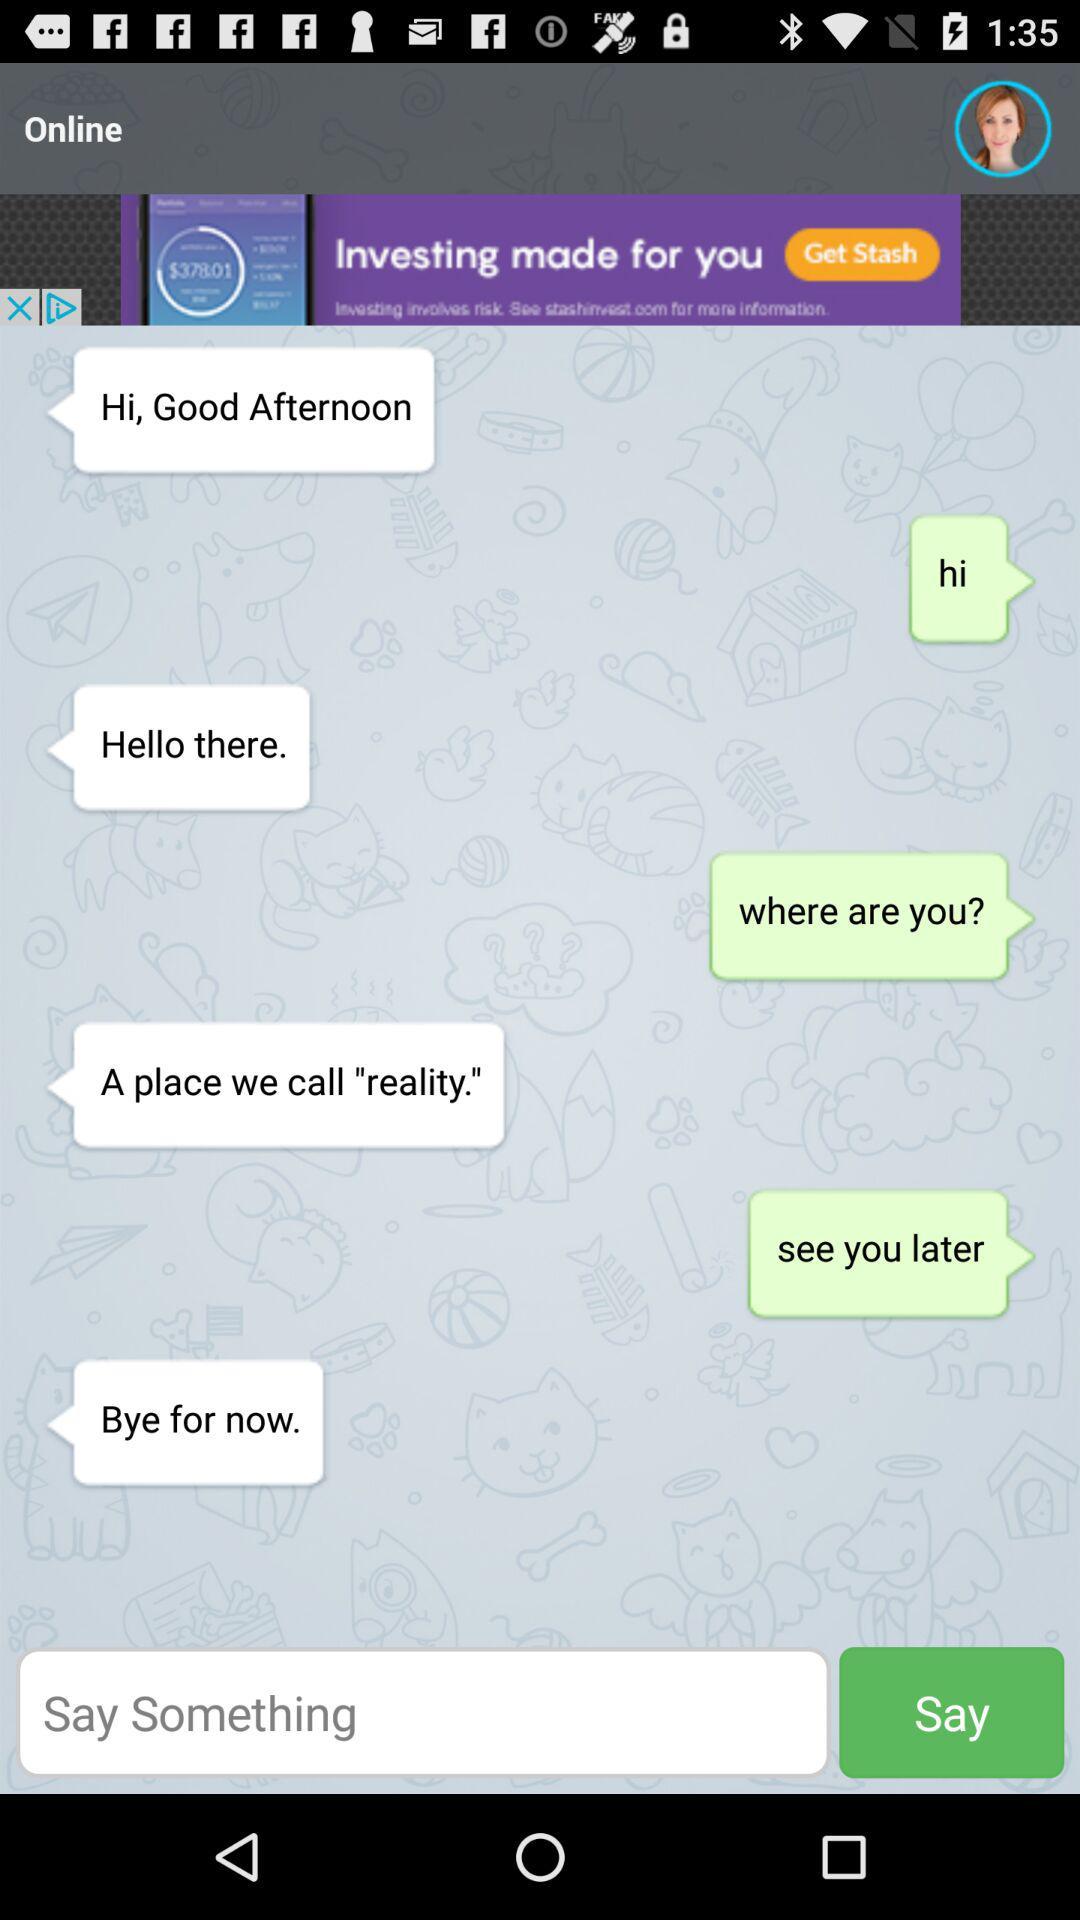  Describe the element at coordinates (422, 1711) in the screenshot. I see `reply` at that location.